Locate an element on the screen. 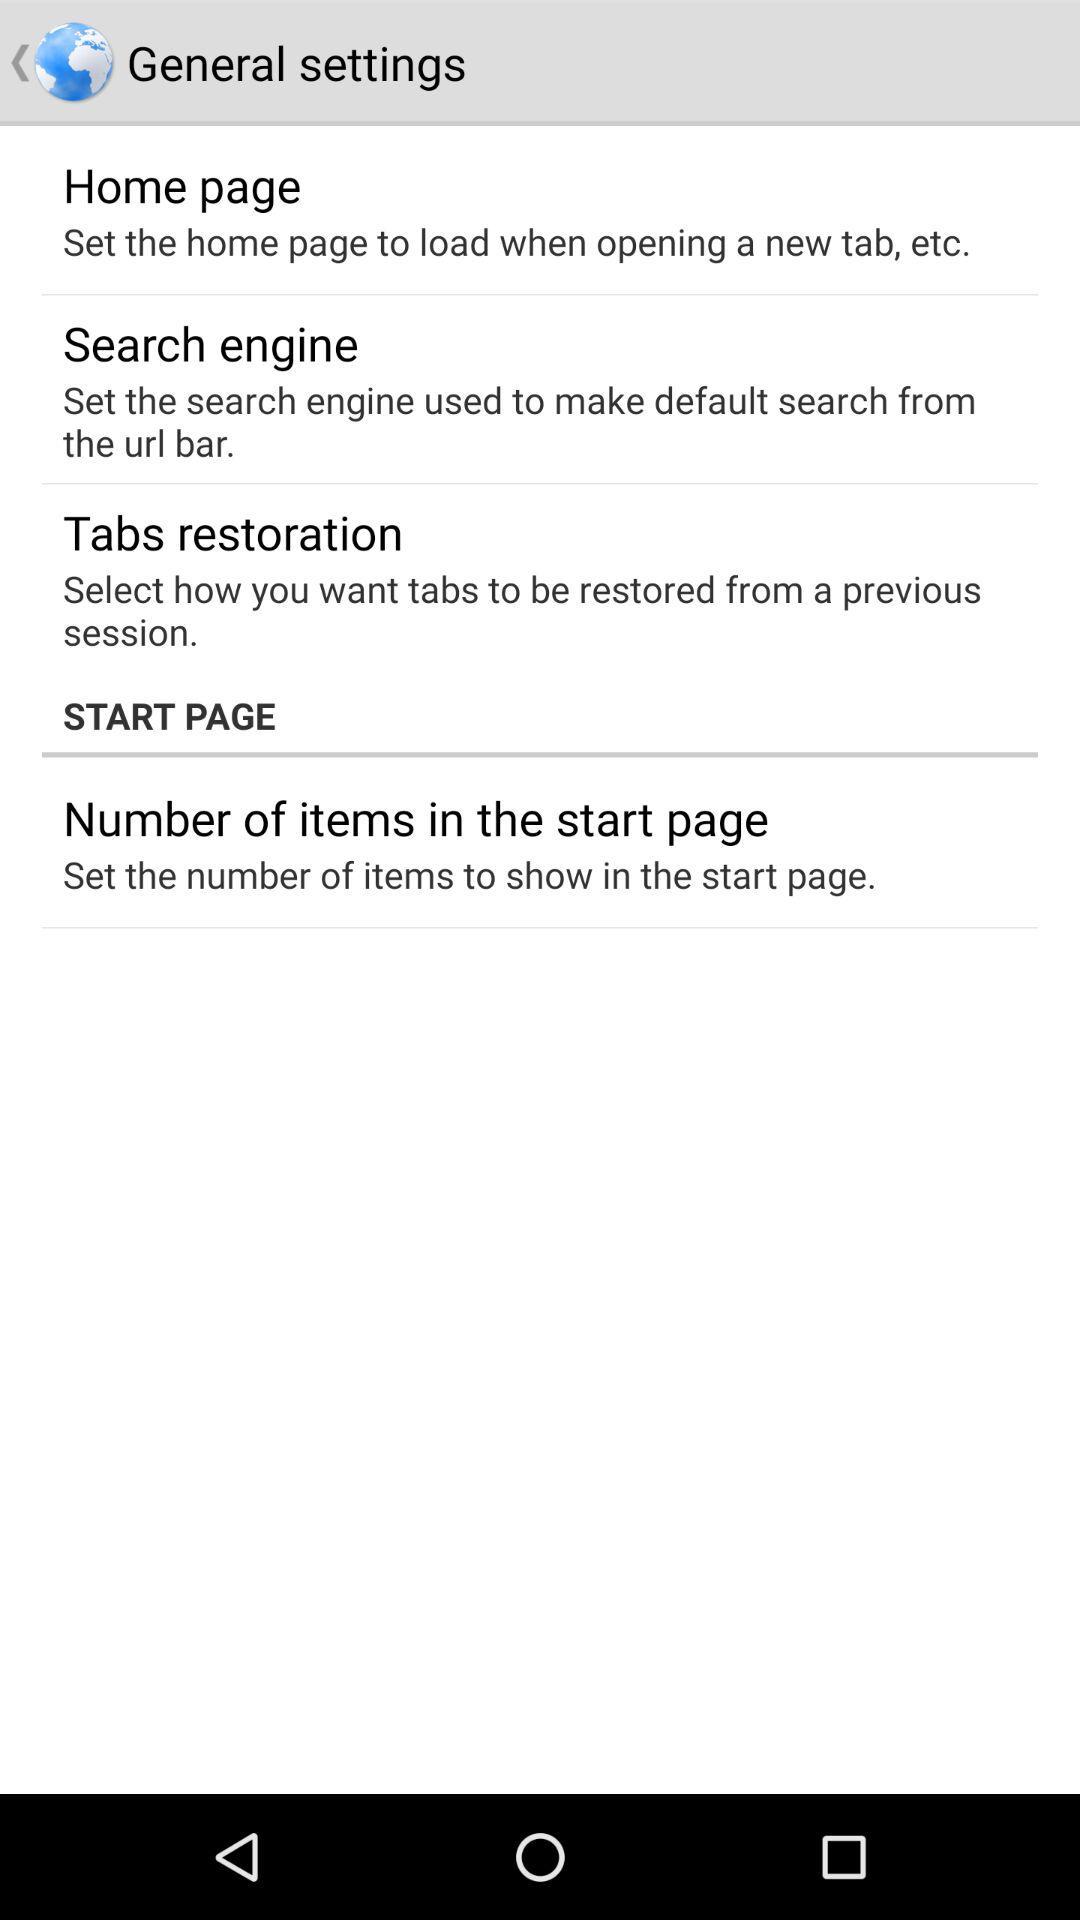  the item below the set the search item is located at coordinates (232, 532).